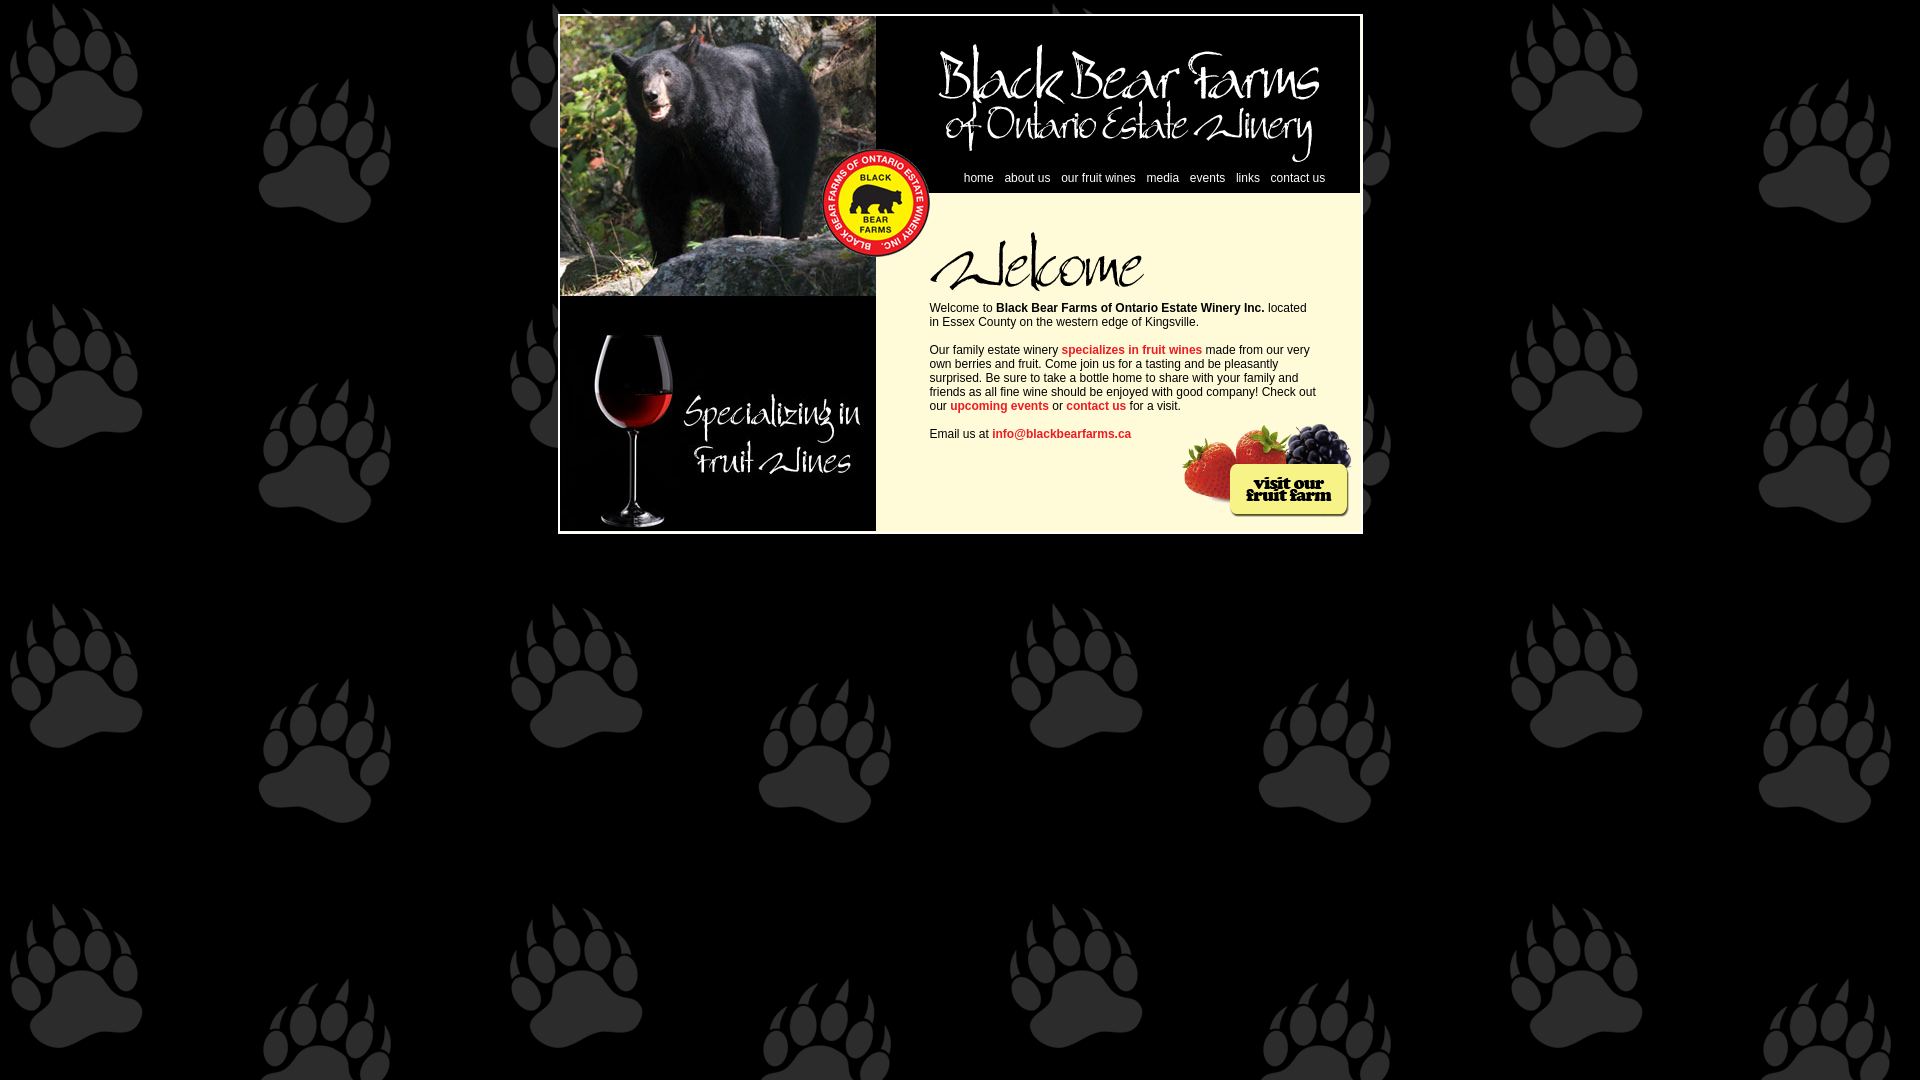  Describe the element at coordinates (998, 405) in the screenshot. I see `'upcoming events'` at that location.